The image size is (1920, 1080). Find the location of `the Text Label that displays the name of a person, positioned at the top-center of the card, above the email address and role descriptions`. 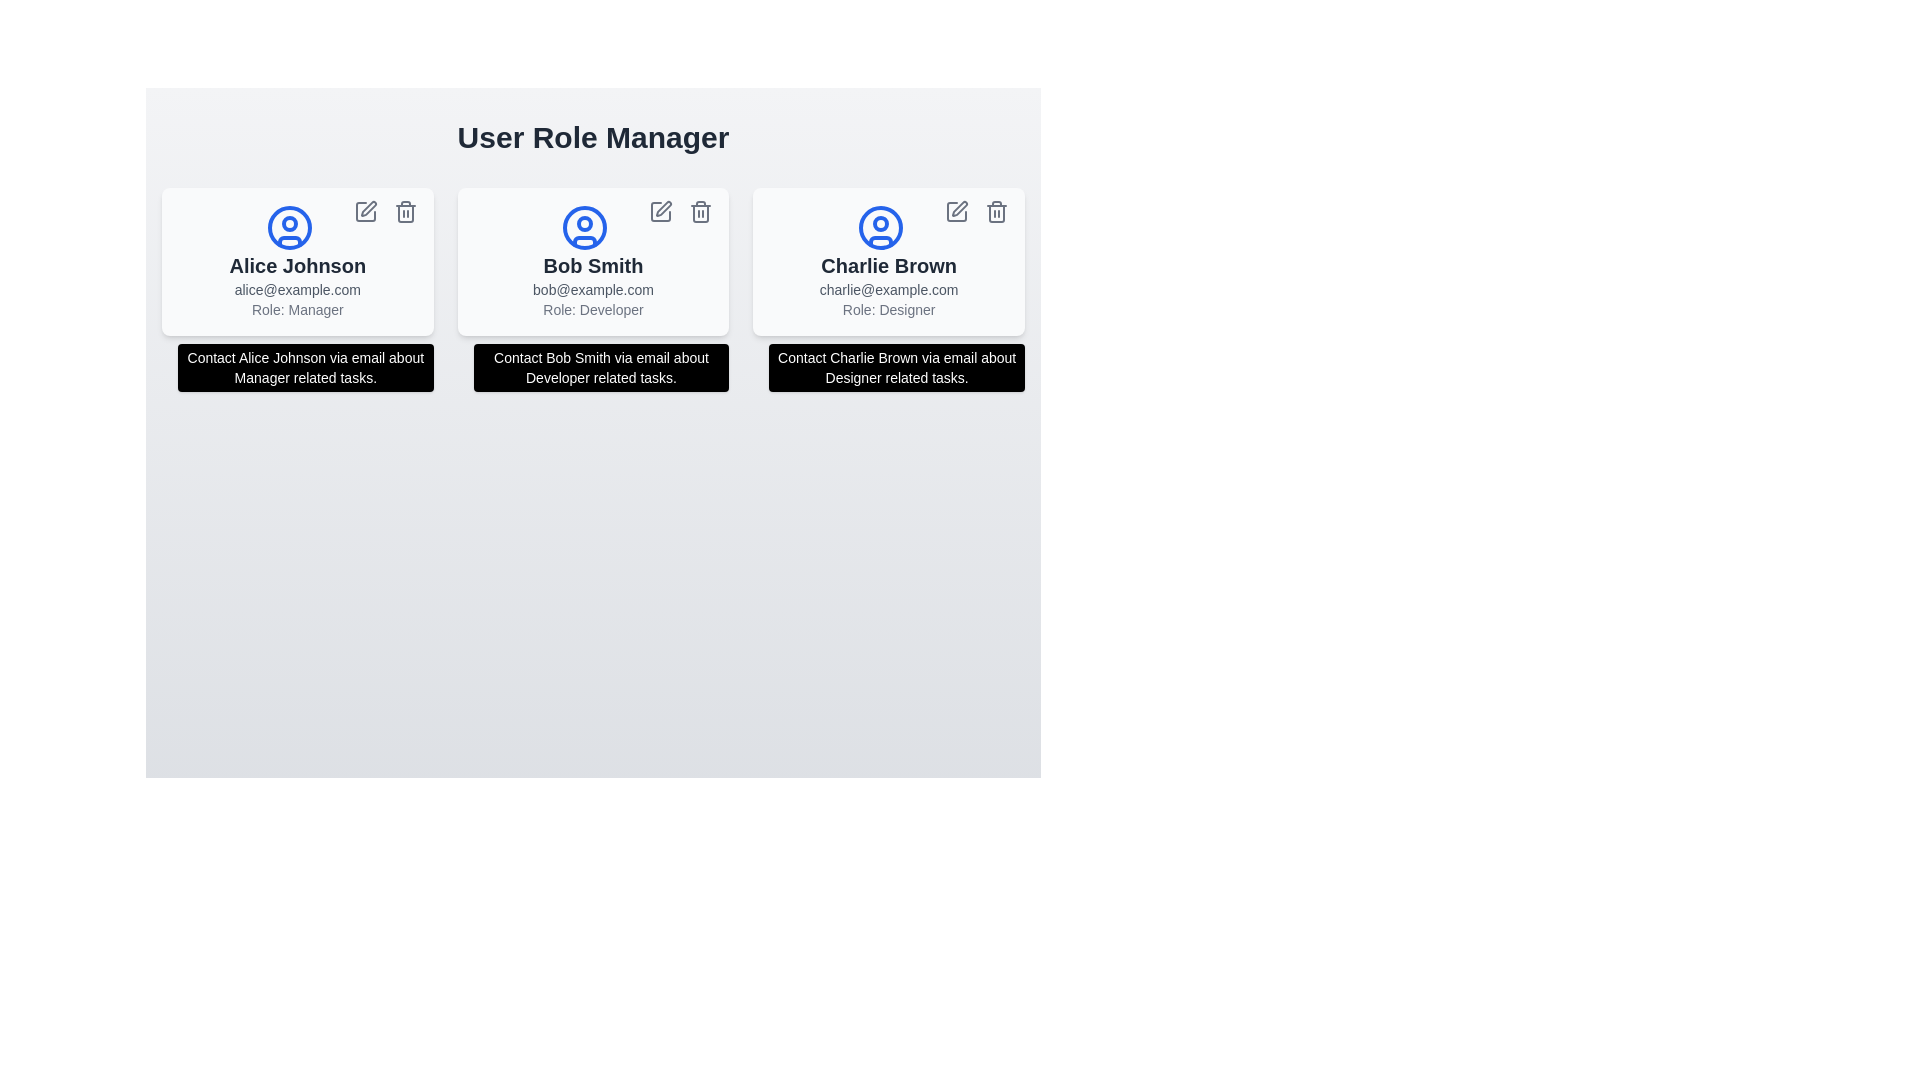

the Text Label that displays the name of a person, positioned at the top-center of the card, above the email address and role descriptions is located at coordinates (592, 265).